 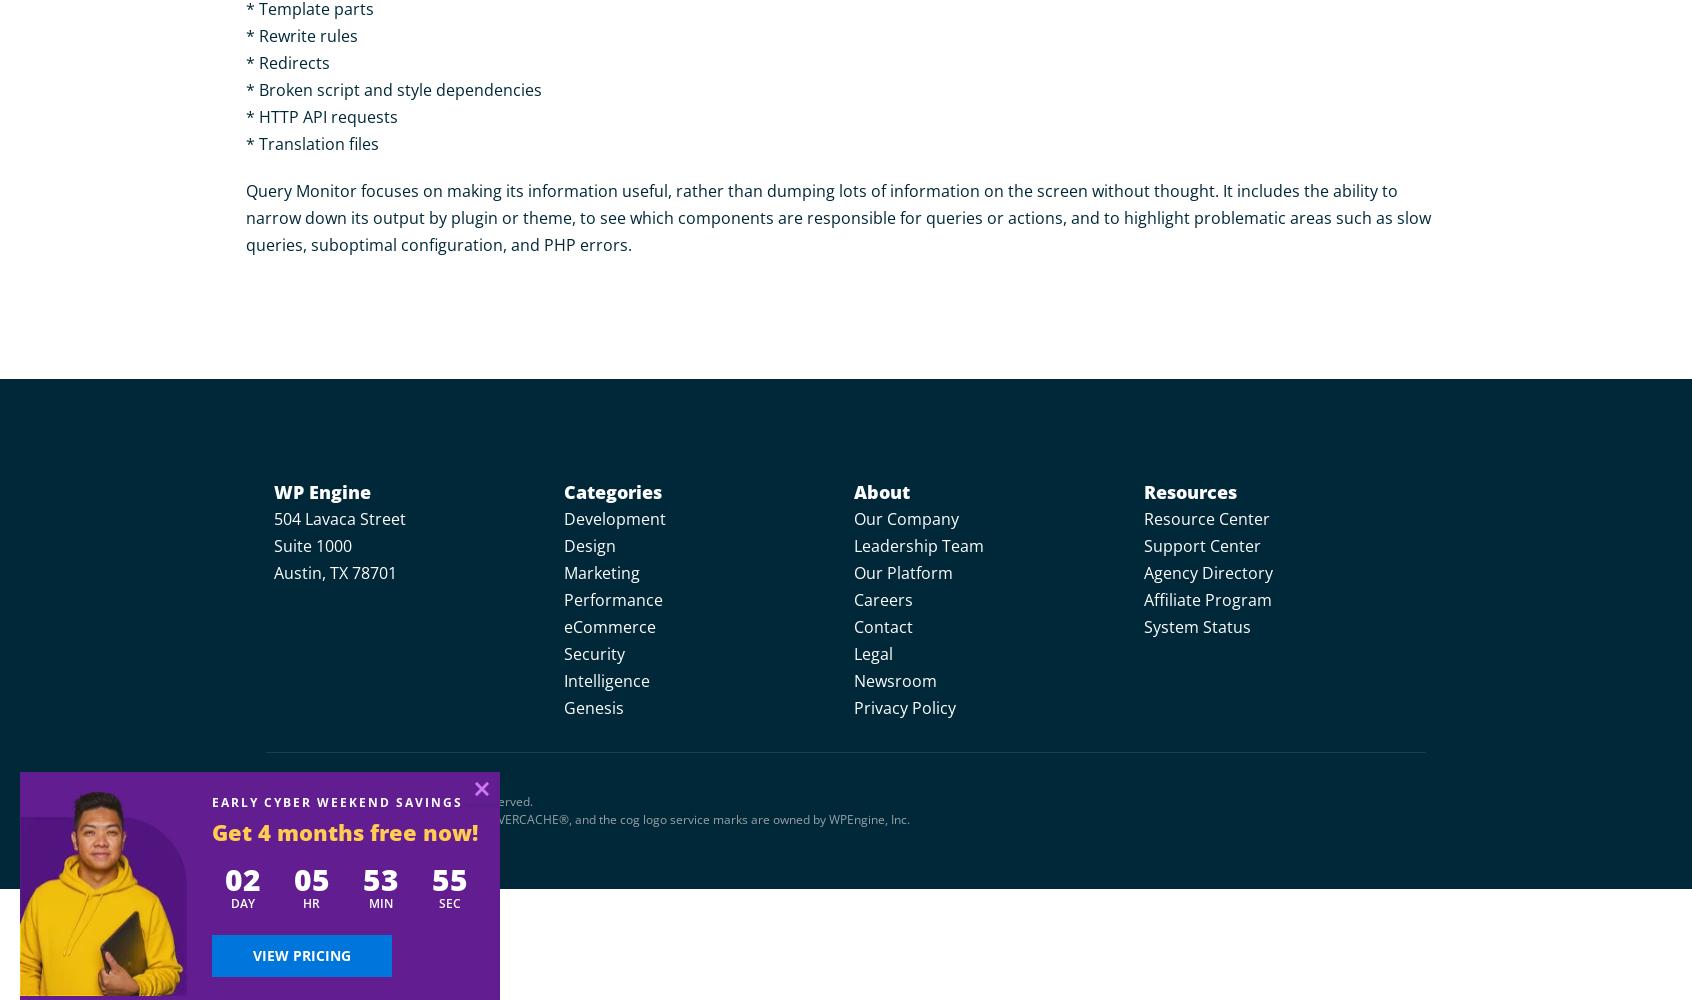 I want to click on 'eCommerce', so click(x=563, y=627).